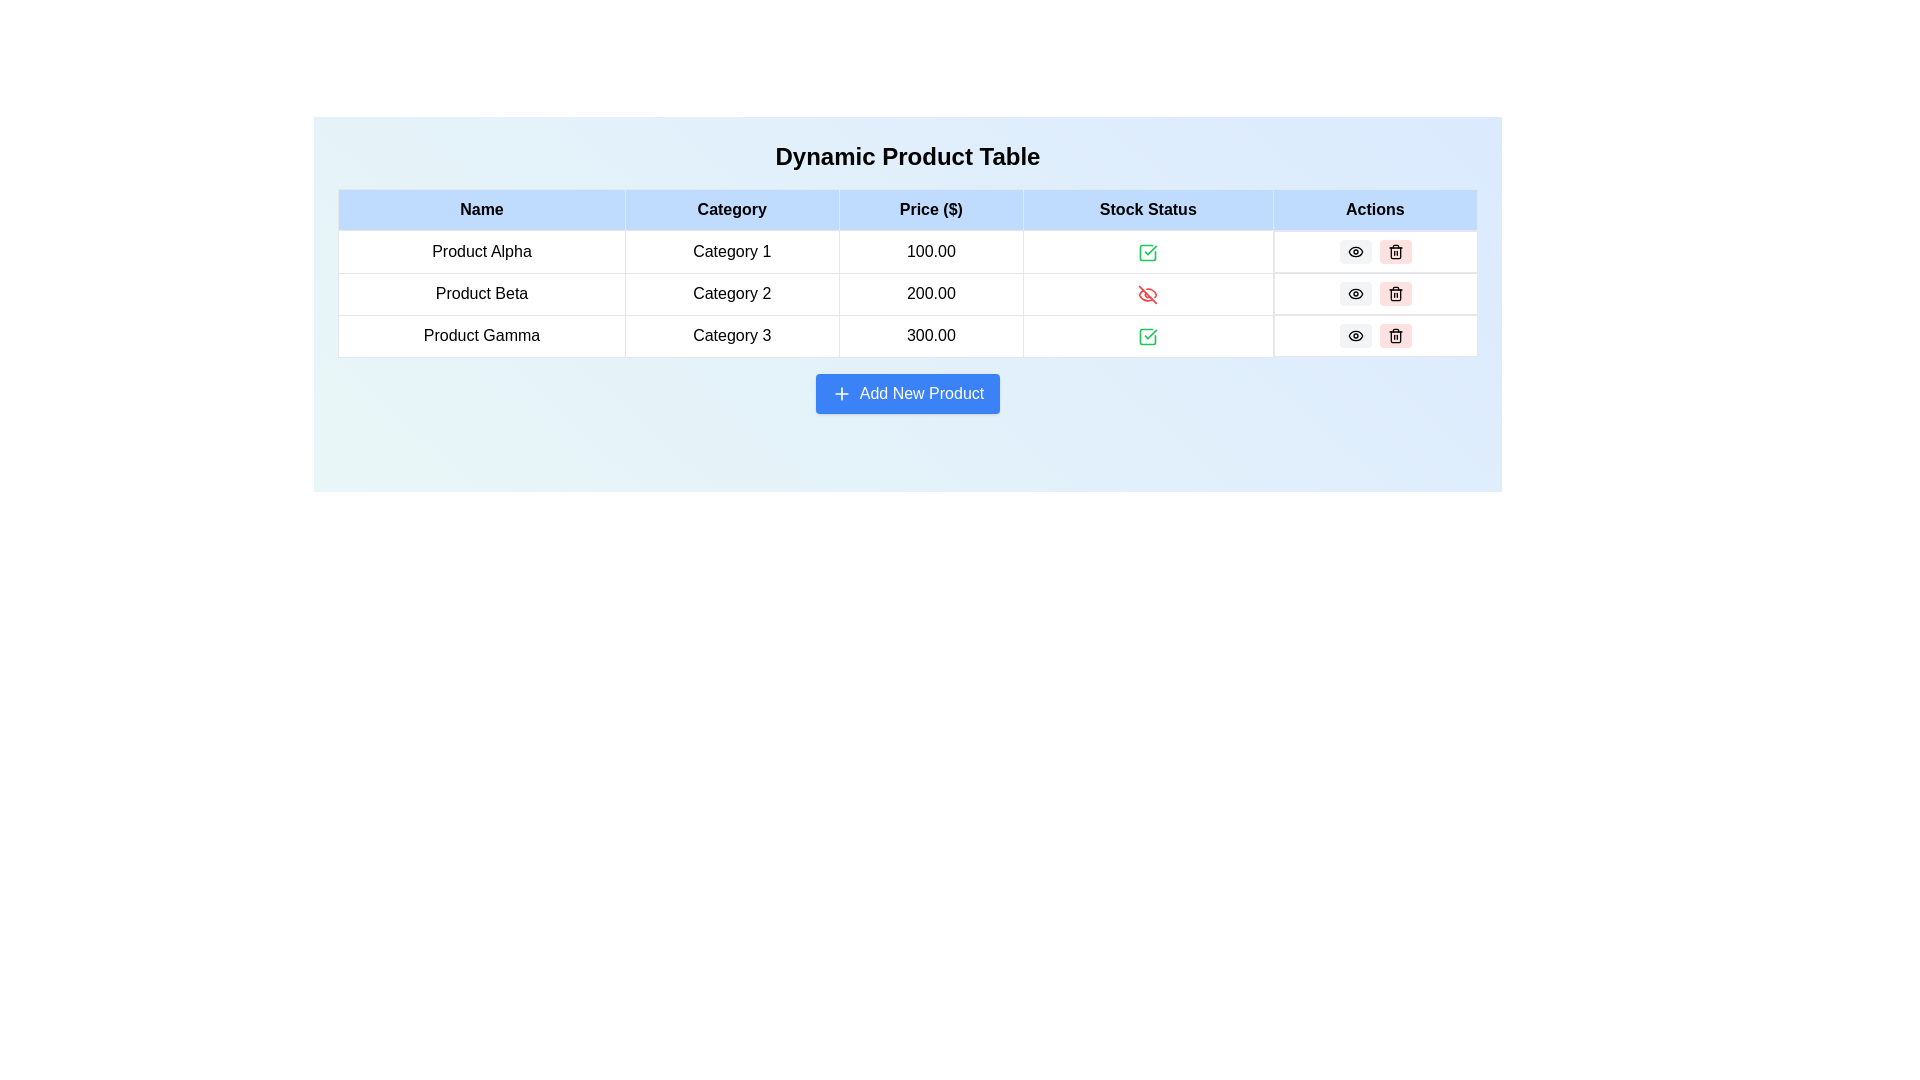 This screenshot has height=1080, width=1920. Describe the element at coordinates (1394, 293) in the screenshot. I see `the delete icon button in the 'Actions' column of the second row in the 'Dynamic Product Table'` at that location.